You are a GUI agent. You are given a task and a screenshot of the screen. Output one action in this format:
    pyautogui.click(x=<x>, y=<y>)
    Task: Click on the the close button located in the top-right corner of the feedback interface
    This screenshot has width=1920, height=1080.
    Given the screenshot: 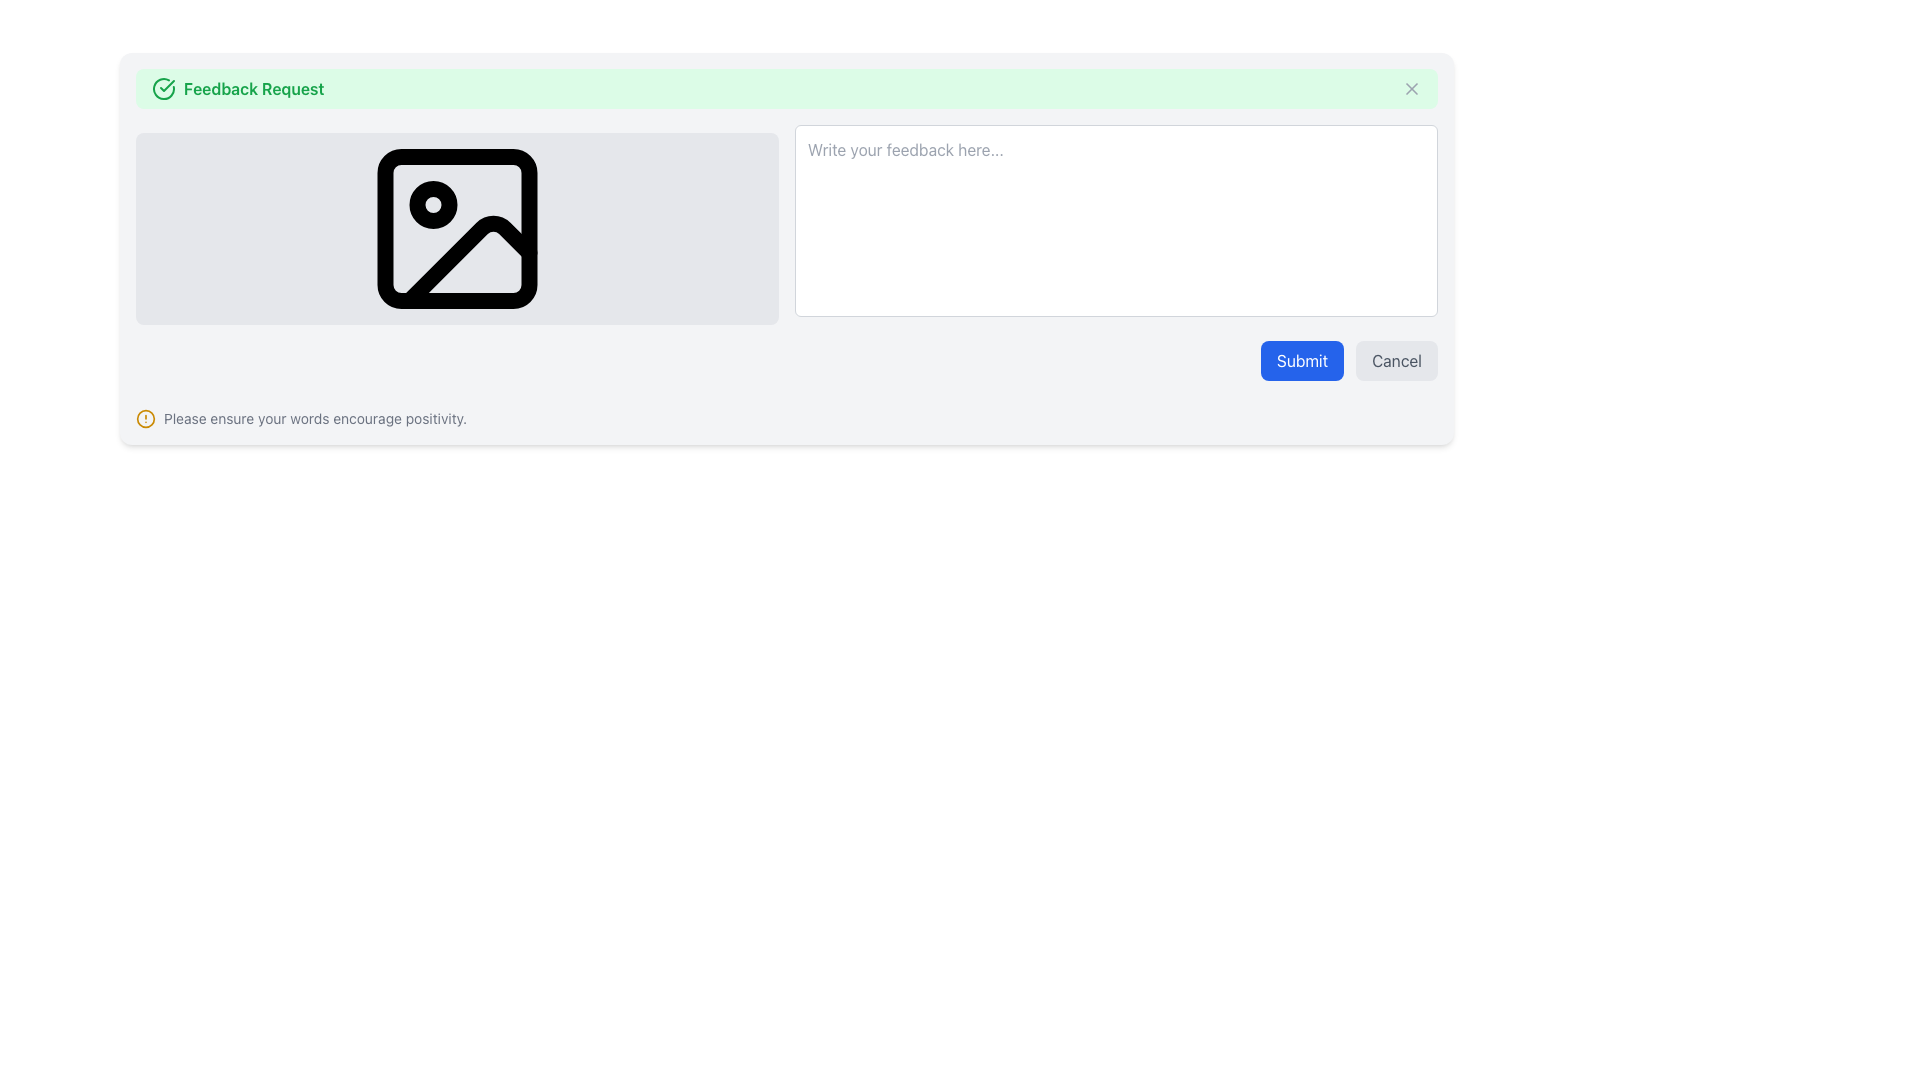 What is the action you would take?
    pyautogui.click(x=1410, y=87)
    